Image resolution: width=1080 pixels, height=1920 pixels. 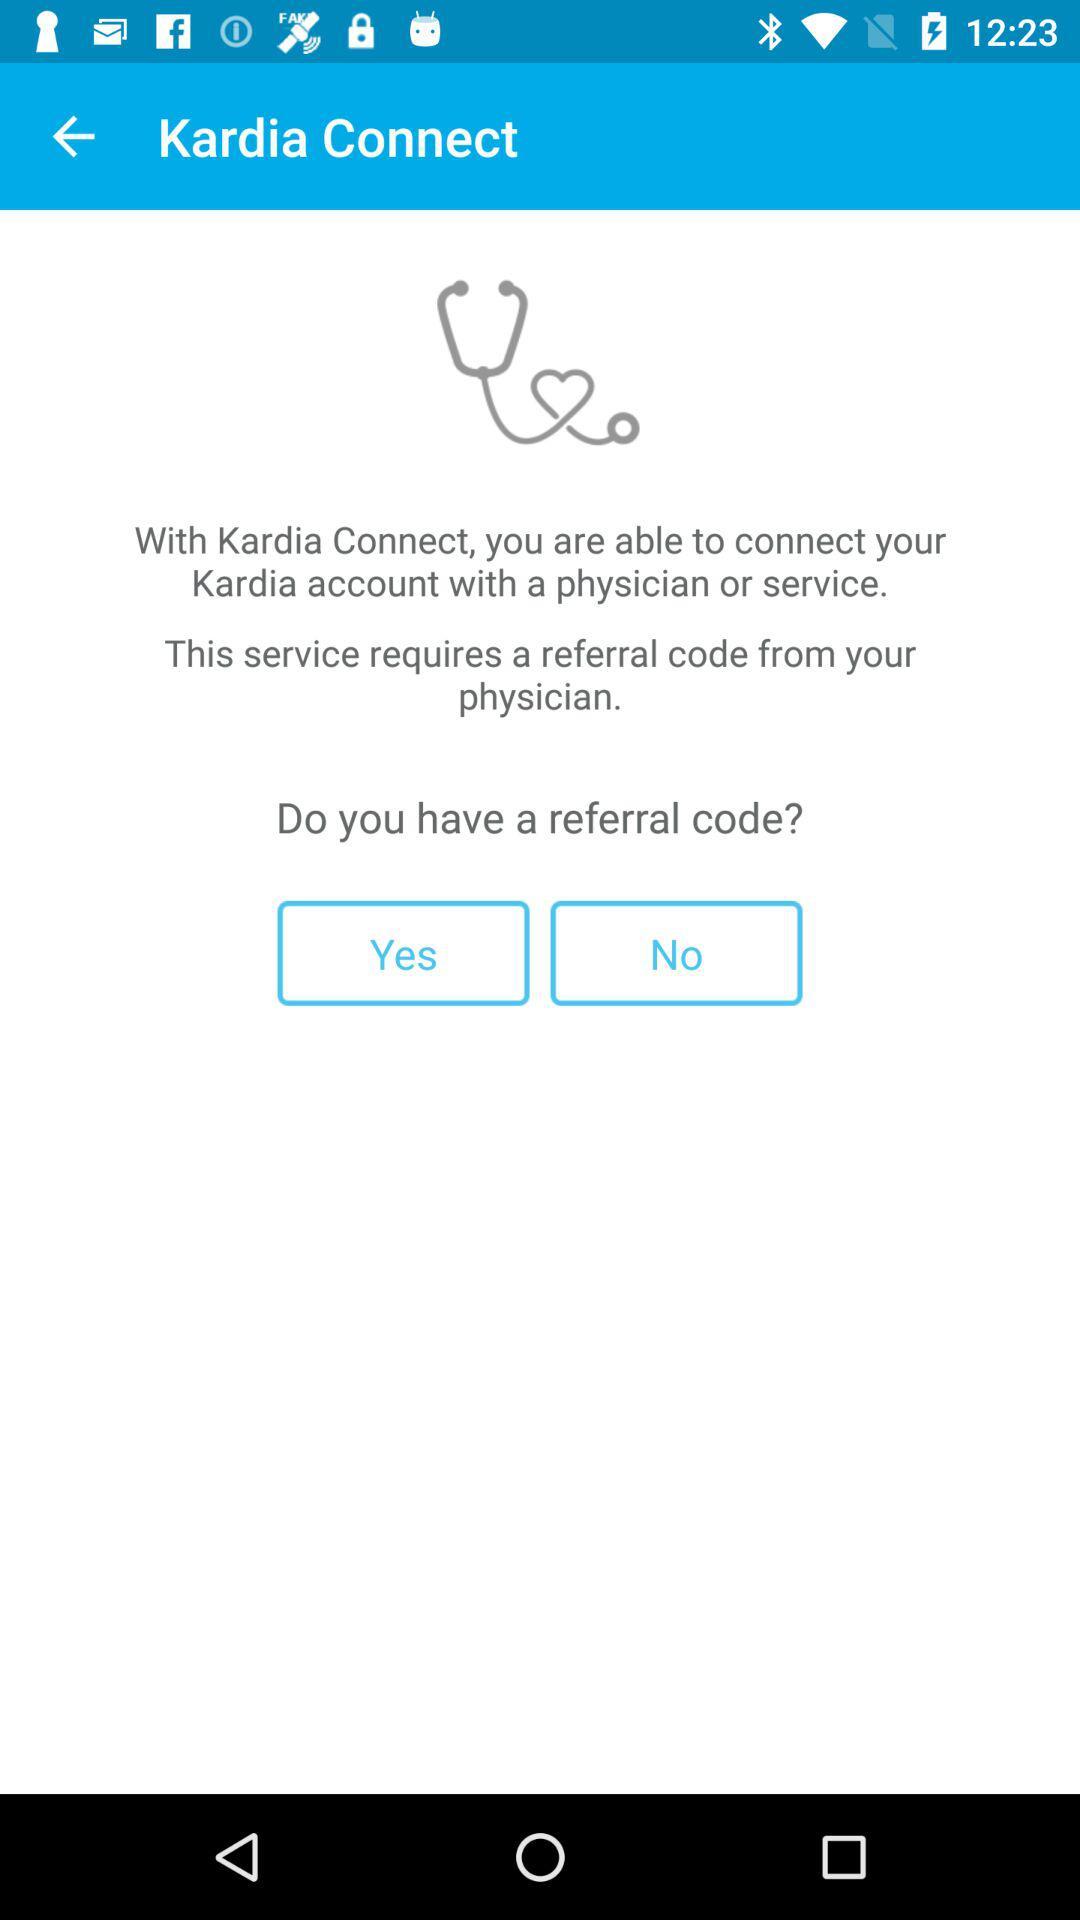 What do you see at coordinates (72, 135) in the screenshot?
I see `item next to kardia connect` at bounding box center [72, 135].